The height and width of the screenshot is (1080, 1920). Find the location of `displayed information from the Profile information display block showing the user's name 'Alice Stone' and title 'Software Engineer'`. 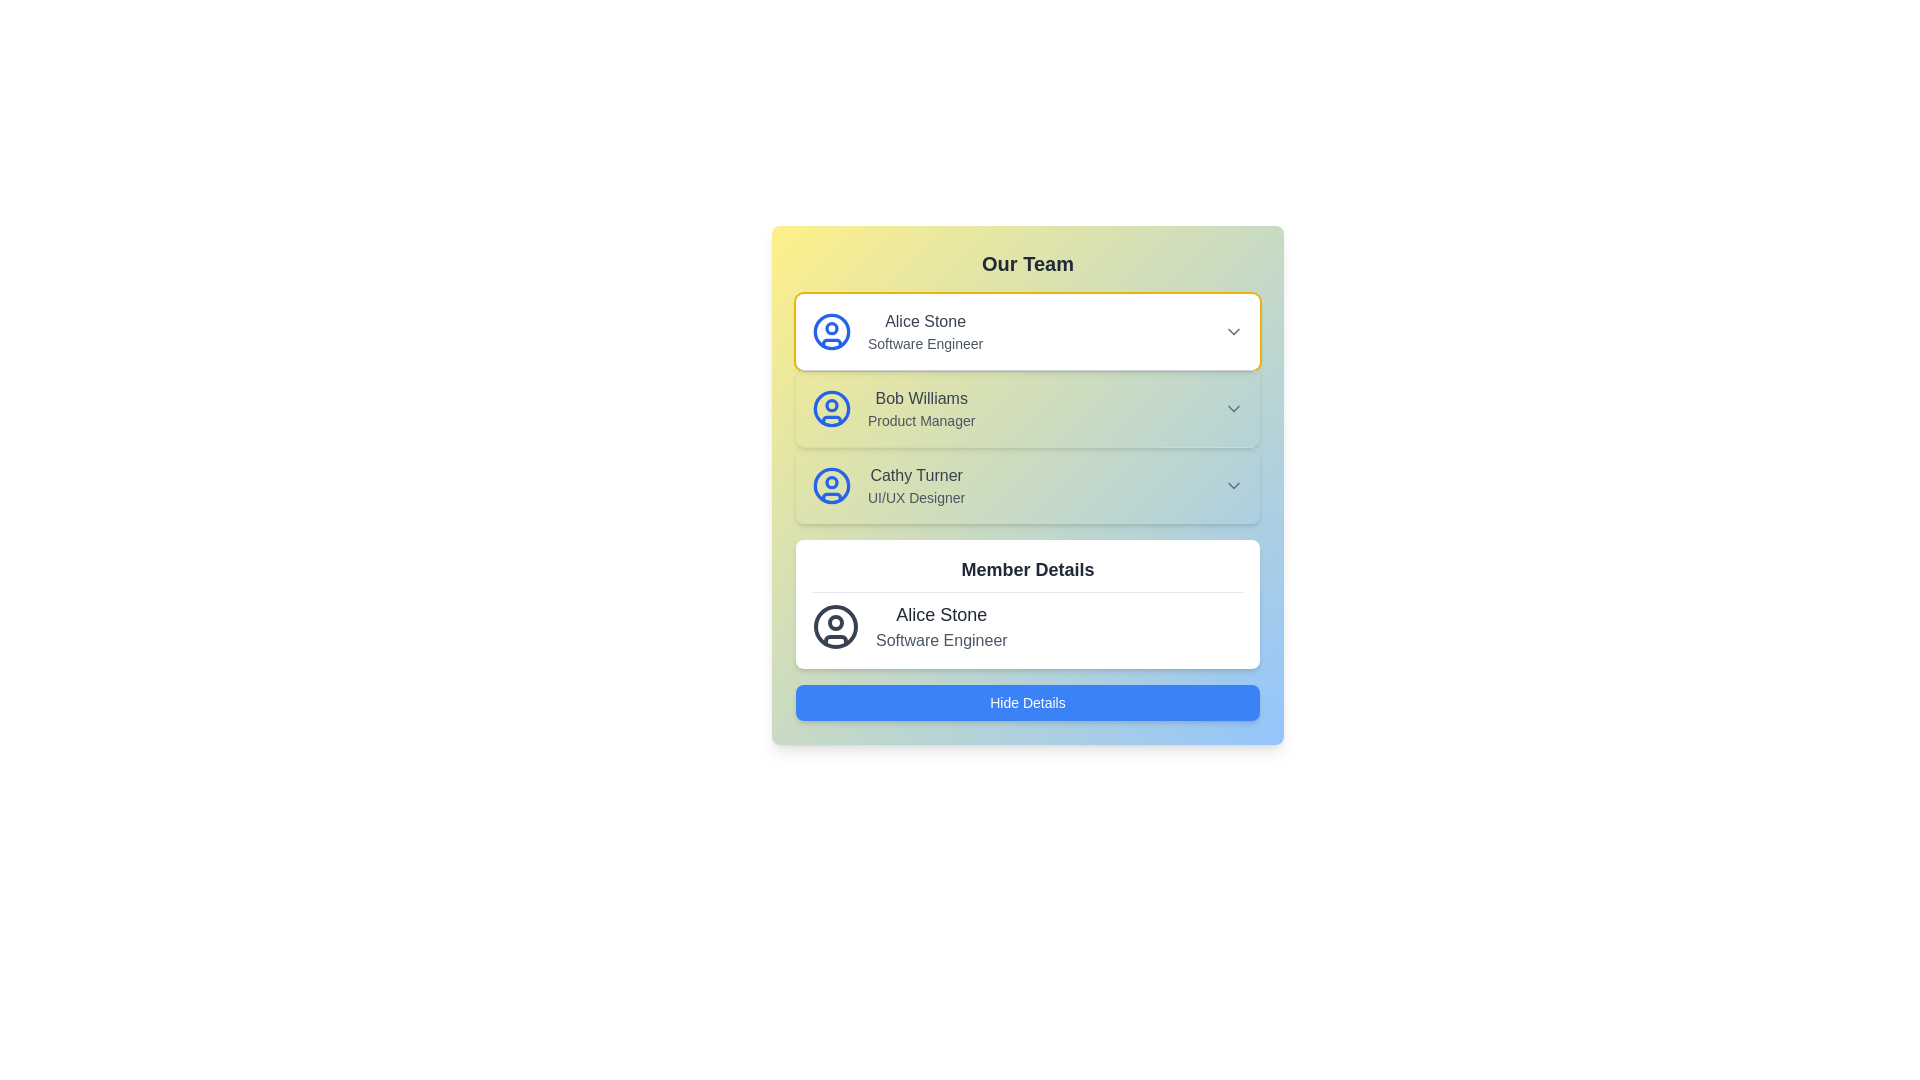

displayed information from the Profile information display block showing the user's name 'Alice Stone' and title 'Software Engineer' is located at coordinates (1027, 626).